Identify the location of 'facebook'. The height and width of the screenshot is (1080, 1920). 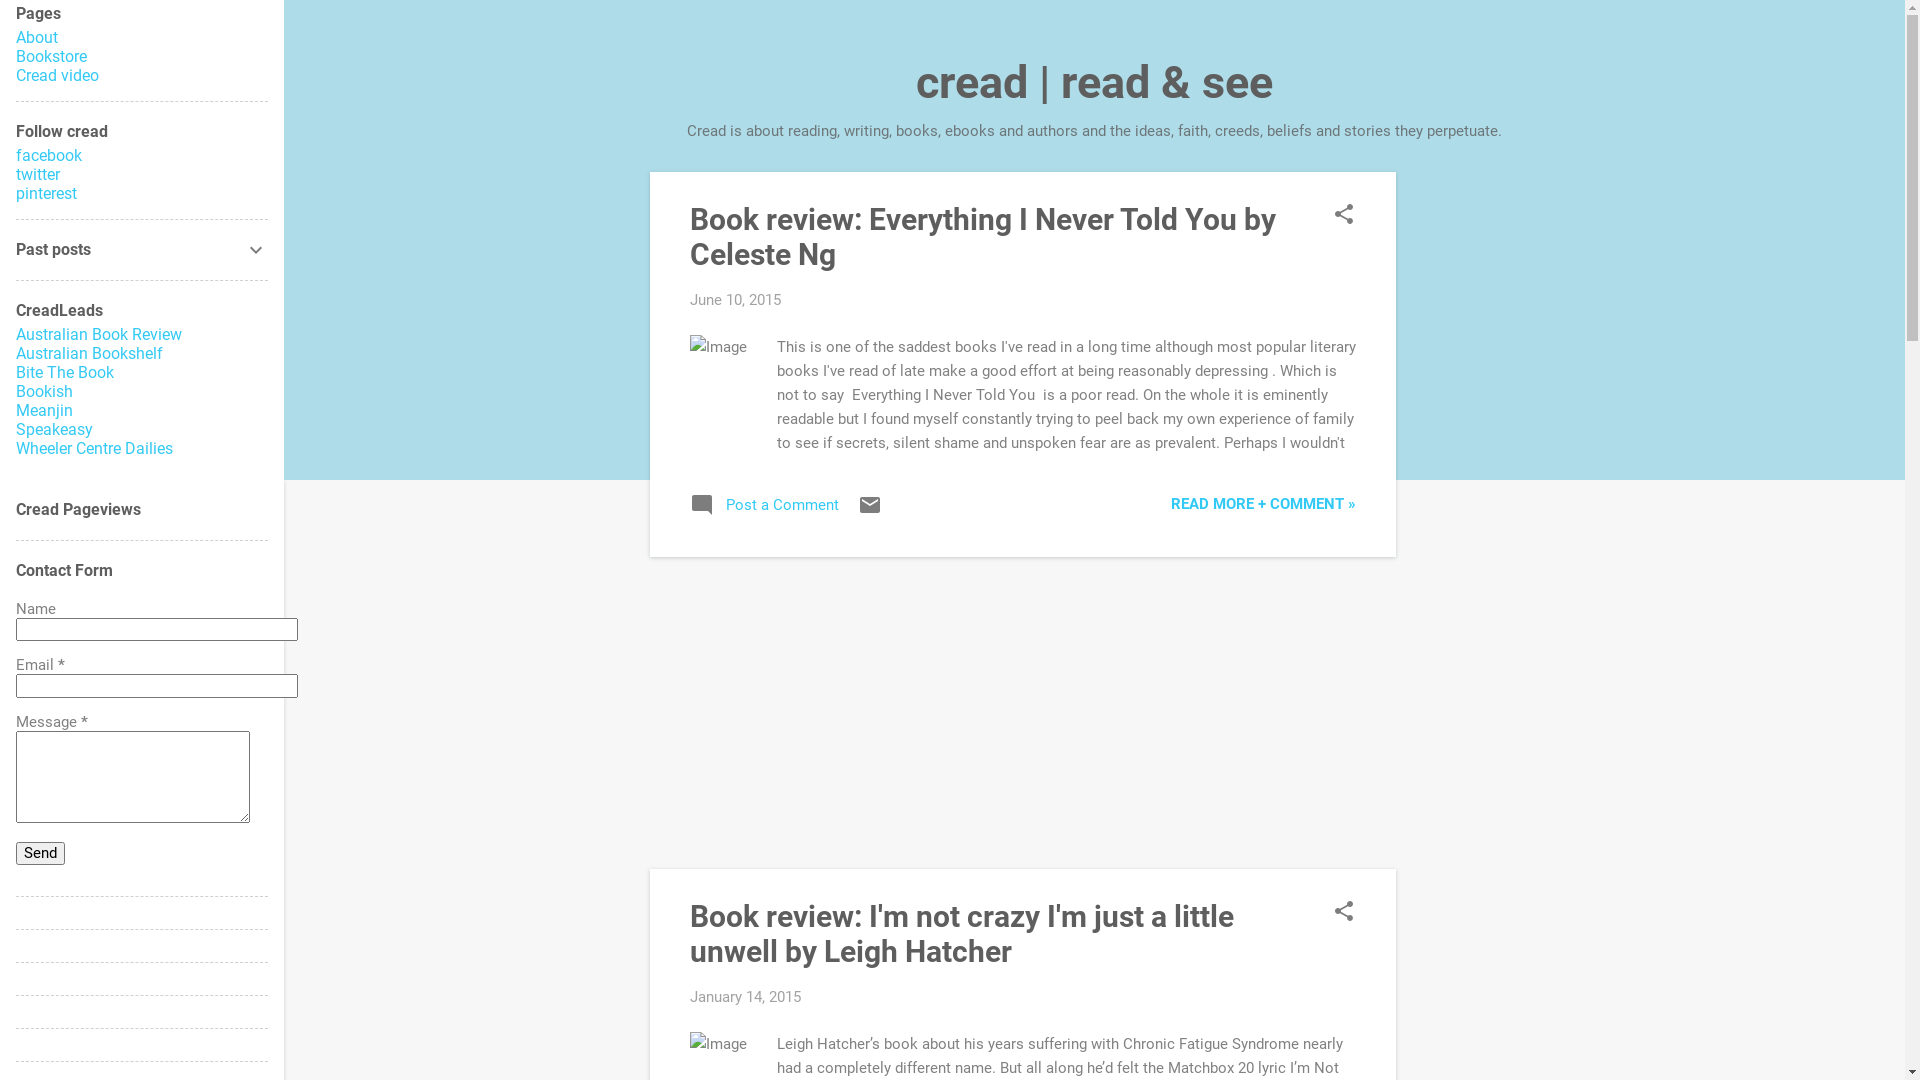
(48, 154).